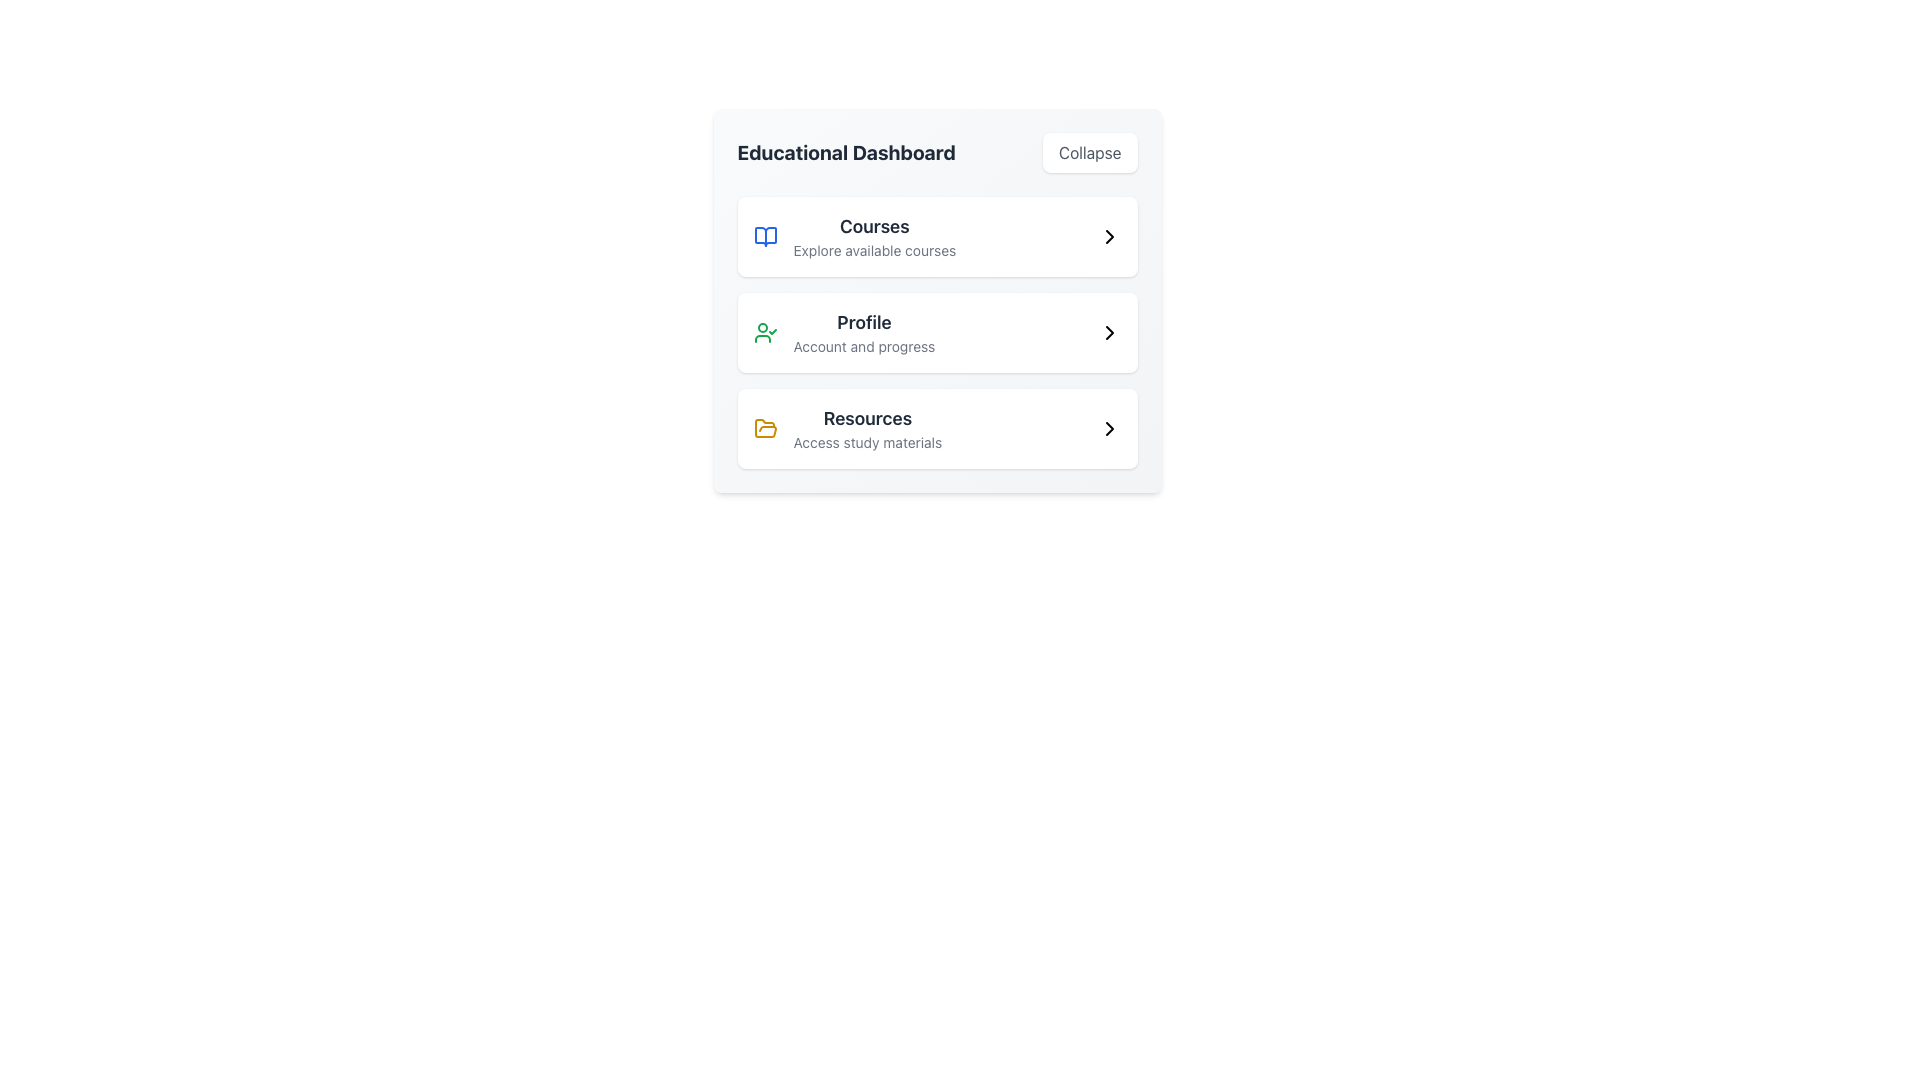 This screenshot has width=1920, height=1080. Describe the element at coordinates (764, 331) in the screenshot. I see `the green circular icon representing a verified user in the 'Profile' section, located to the left of the 'Profile' text label` at that location.